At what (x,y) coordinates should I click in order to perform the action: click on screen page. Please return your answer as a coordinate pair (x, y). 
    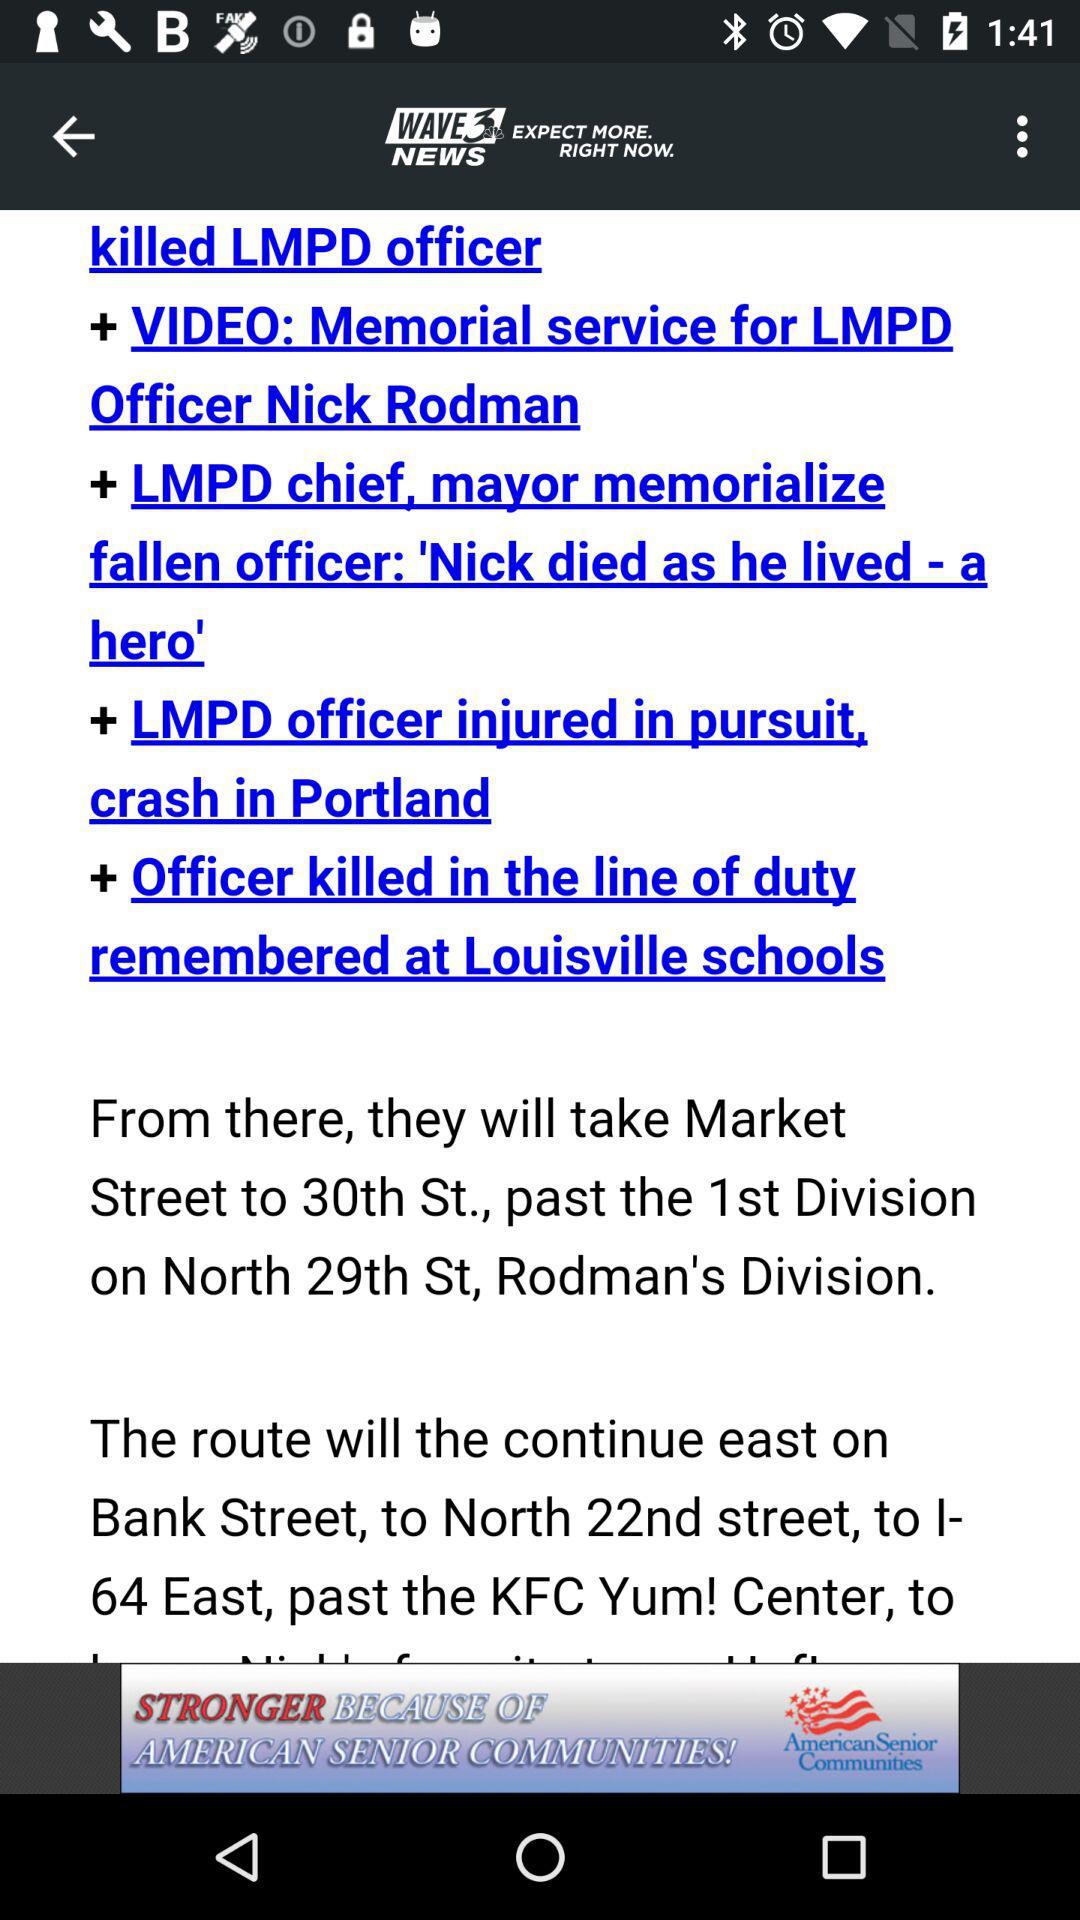
    Looking at the image, I should click on (540, 935).